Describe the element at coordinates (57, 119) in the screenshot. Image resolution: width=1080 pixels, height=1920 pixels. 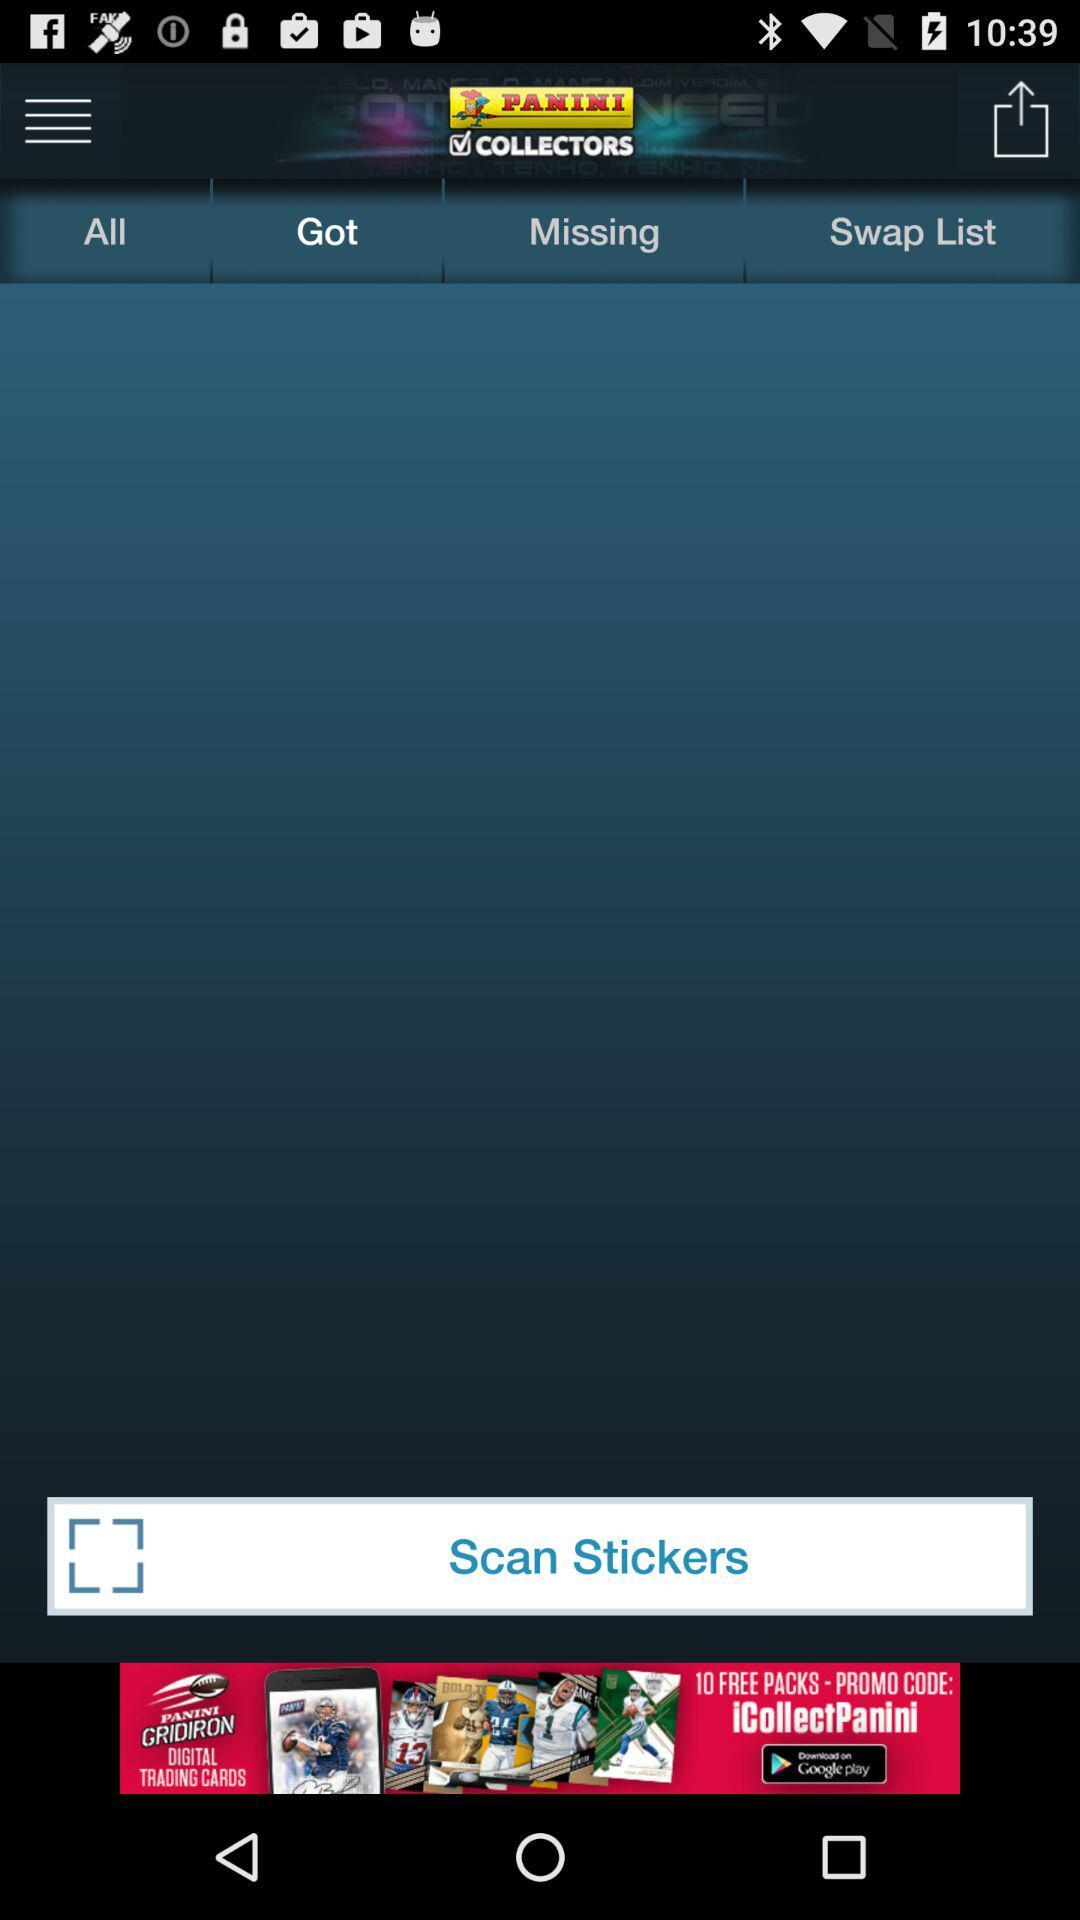
I see `menu bar` at that location.